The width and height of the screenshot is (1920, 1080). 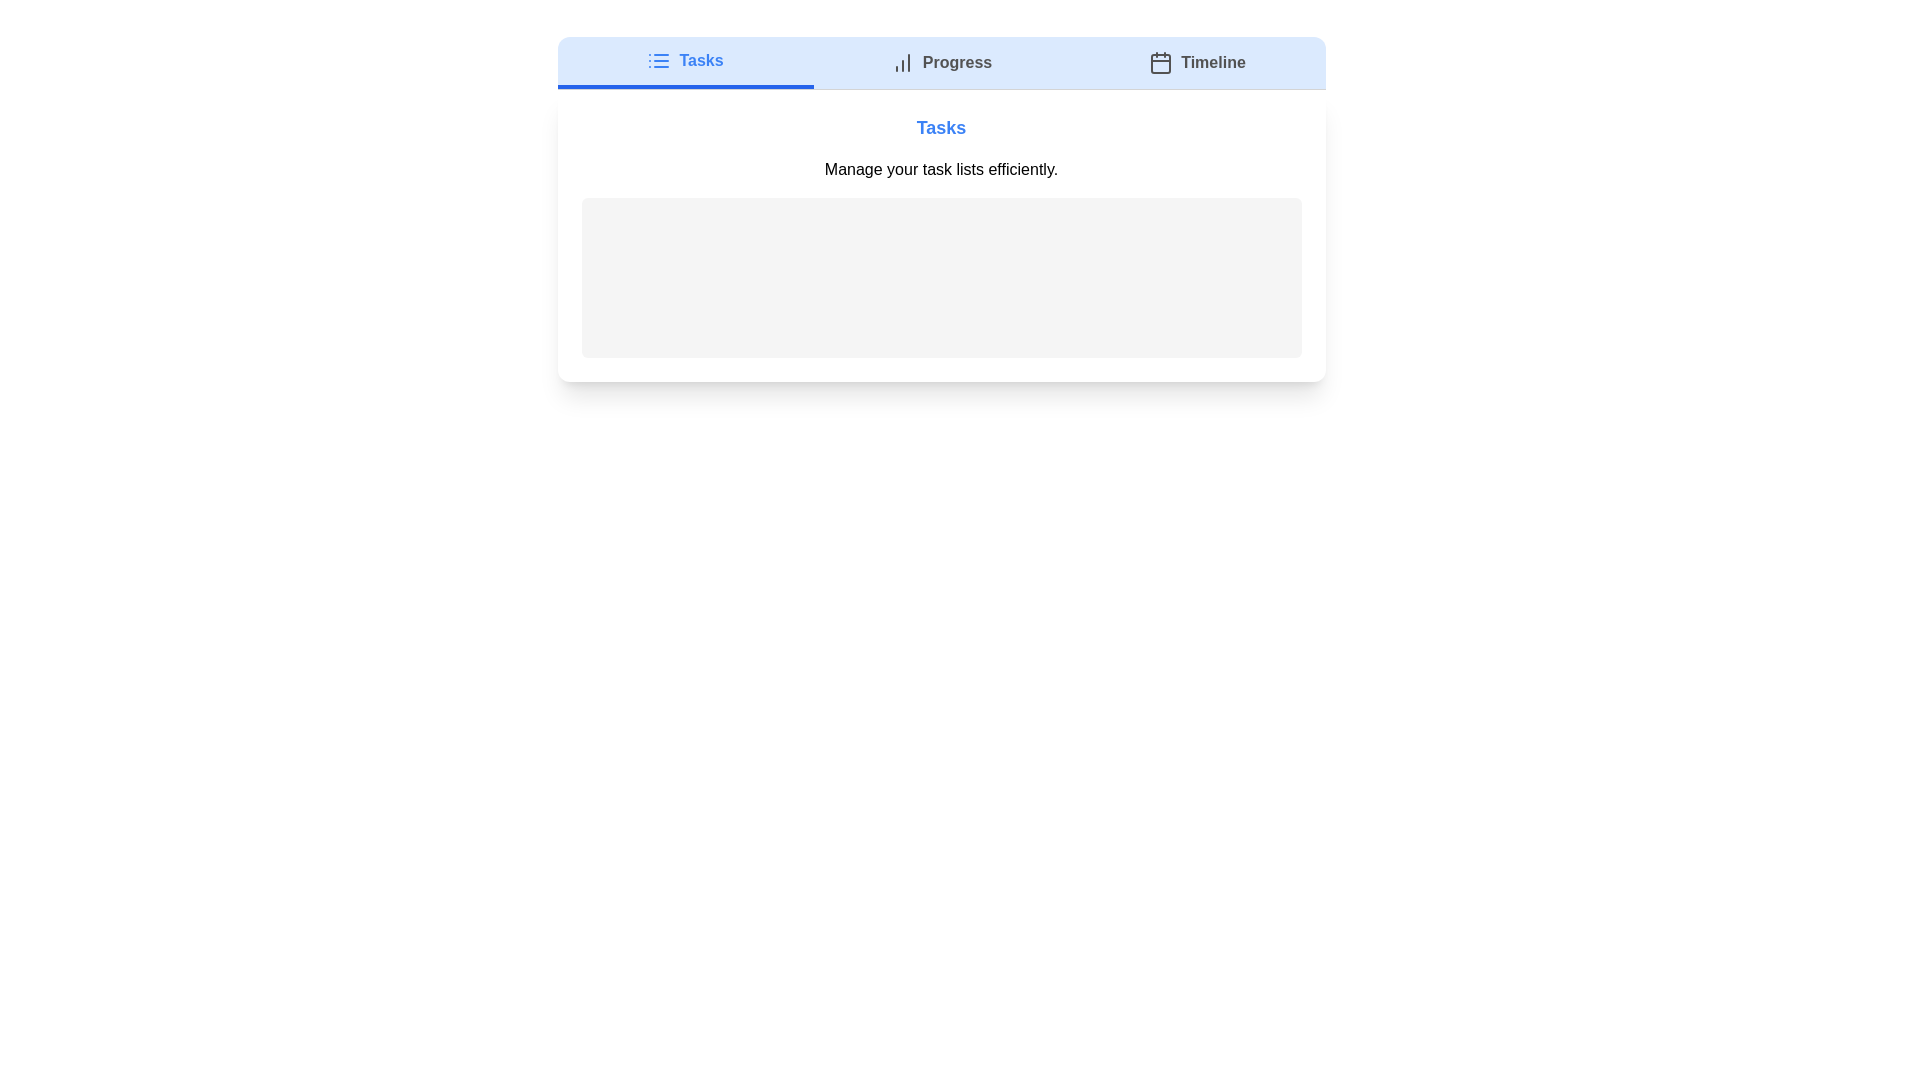 What do you see at coordinates (901, 61) in the screenshot?
I see `the progress tracking icon located to the left of the 'Progress' label in the top navigation bar` at bounding box center [901, 61].